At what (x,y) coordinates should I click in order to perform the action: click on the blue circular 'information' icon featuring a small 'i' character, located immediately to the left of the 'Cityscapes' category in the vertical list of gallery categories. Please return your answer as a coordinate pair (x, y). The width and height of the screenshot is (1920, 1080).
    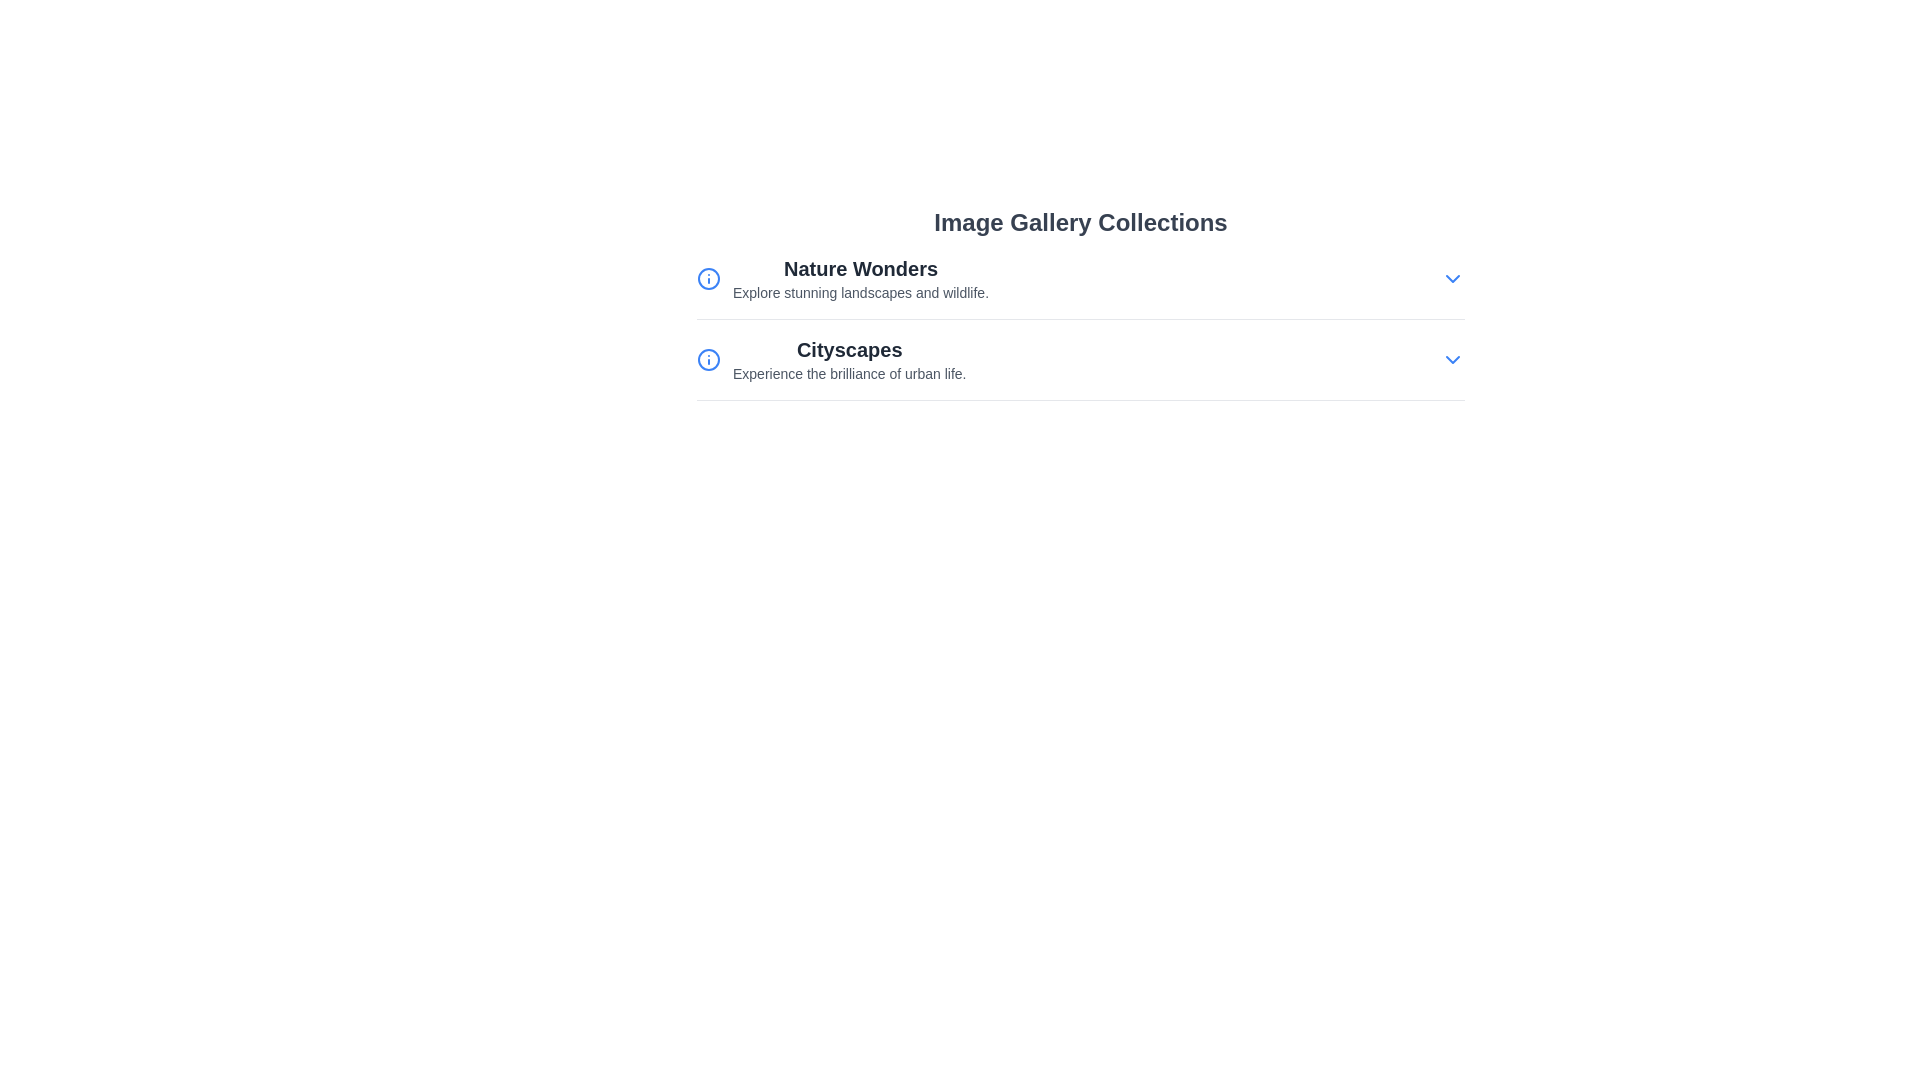
    Looking at the image, I should click on (709, 358).